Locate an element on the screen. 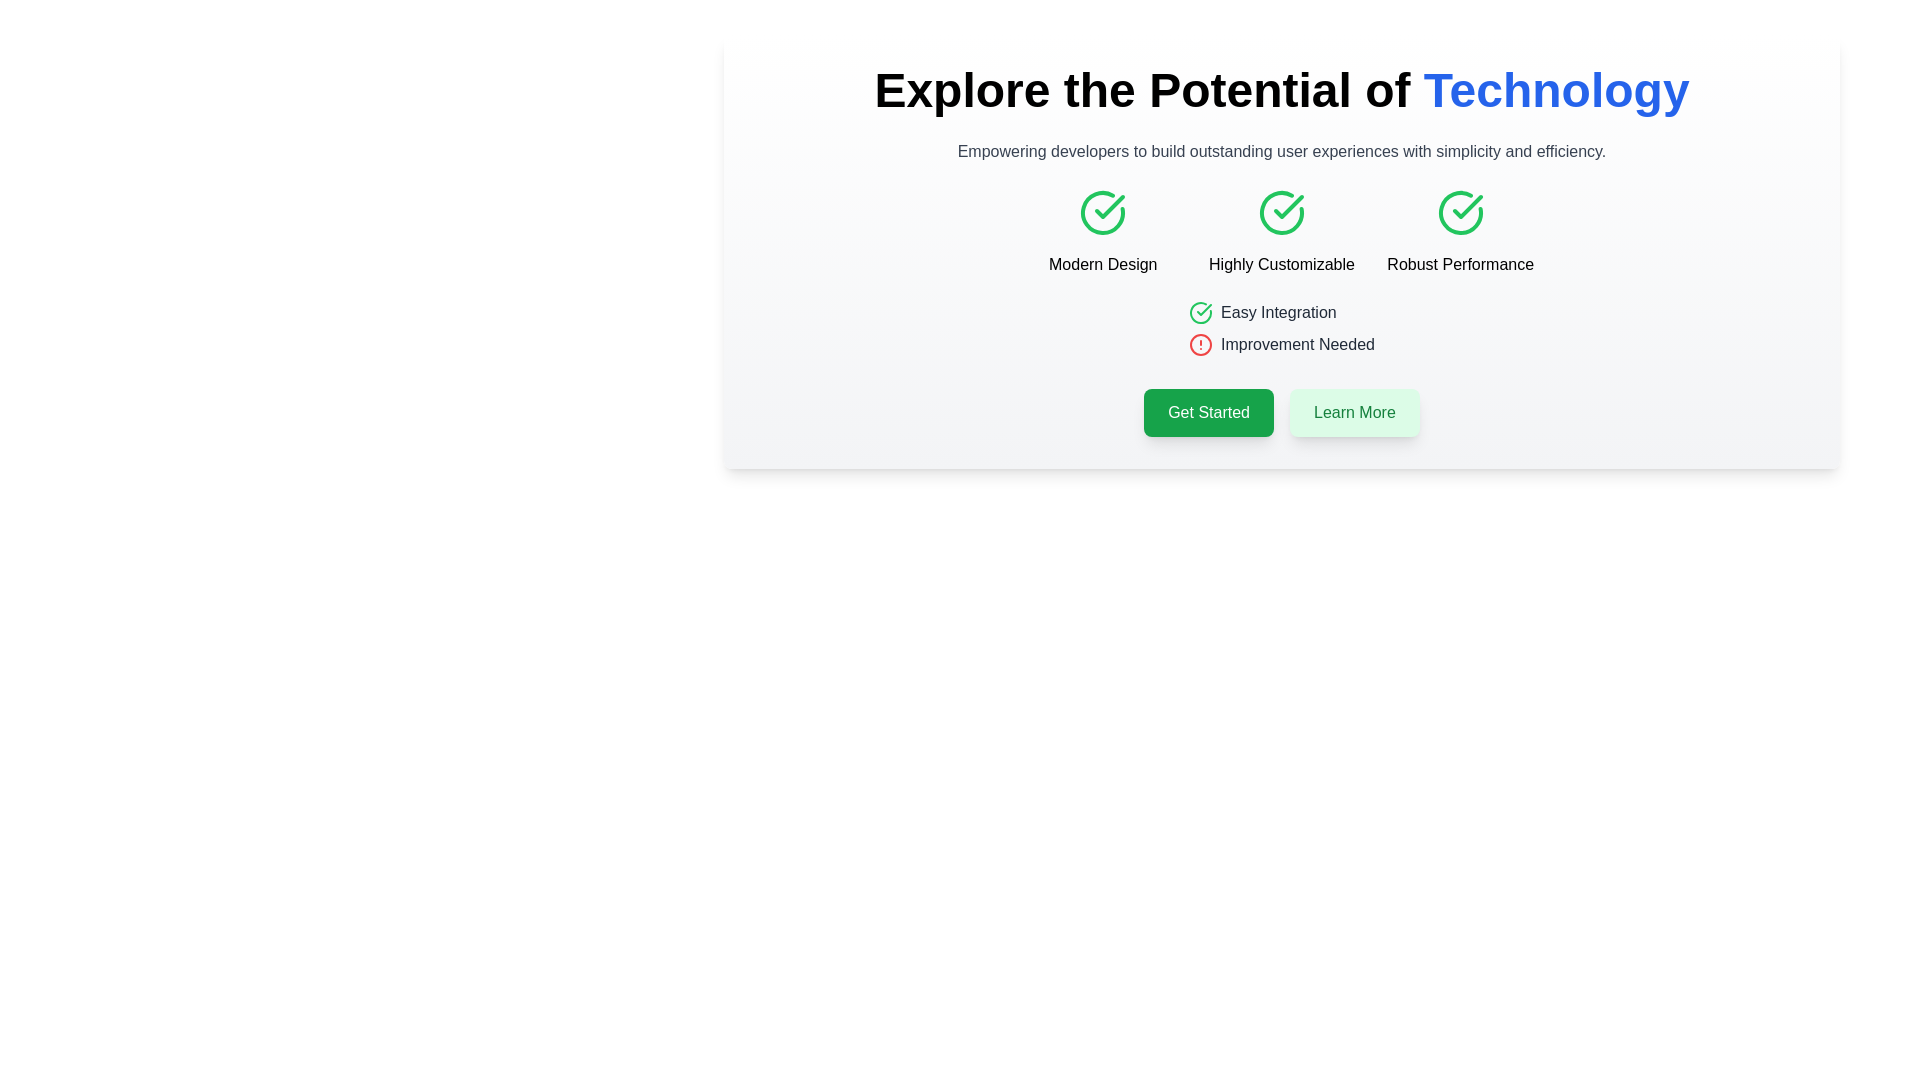  the left part of the checkmark icon representing 'Modern Design', which is a decorative SVG graphical element that serves as a non-interactive visual indicator is located at coordinates (1102, 212).